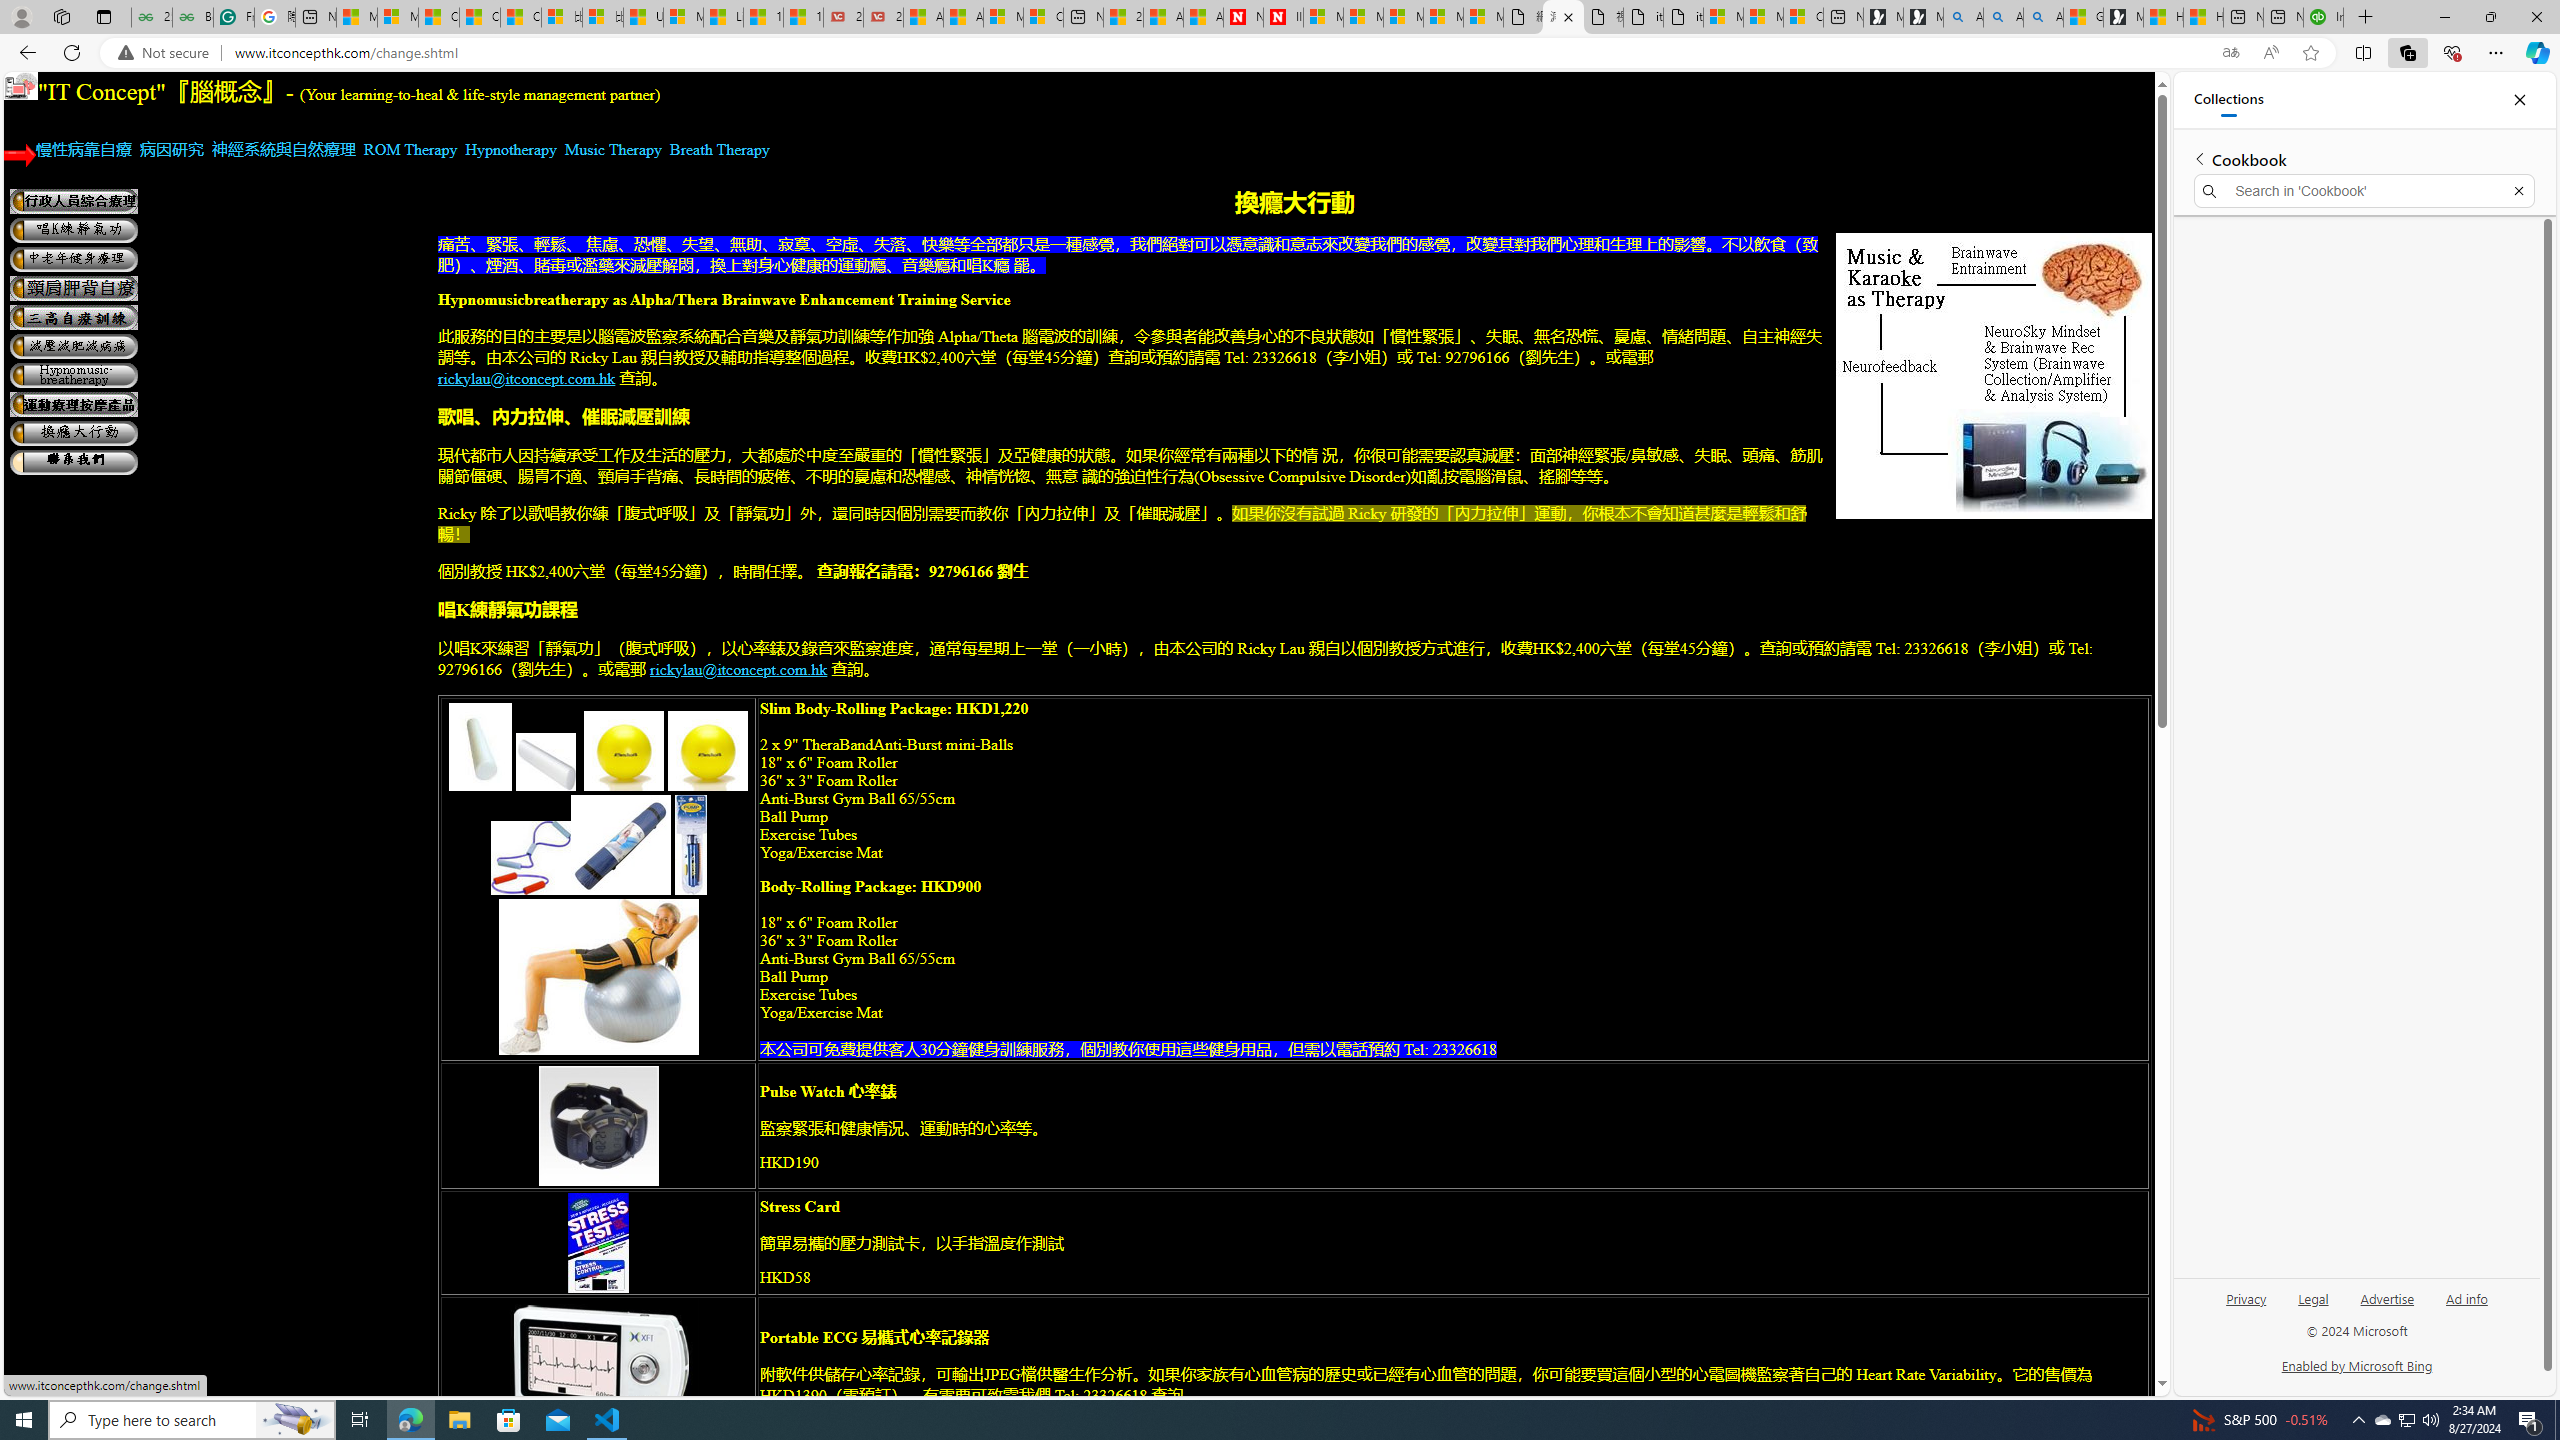 This screenshot has width=2560, height=1440. What do you see at coordinates (2406, 51) in the screenshot?
I see `'Collections'` at bounding box center [2406, 51].